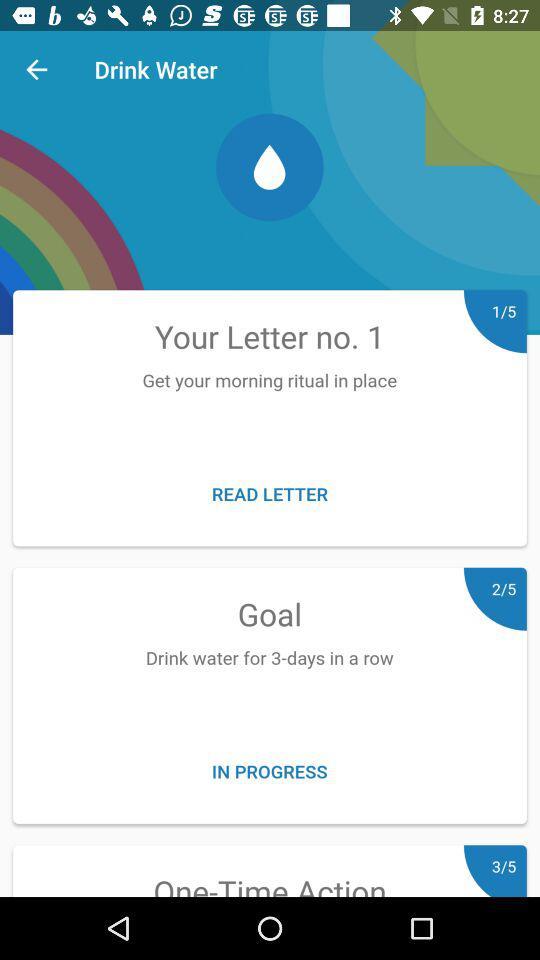 Image resolution: width=540 pixels, height=960 pixels. Describe the element at coordinates (269, 770) in the screenshot. I see `the item above the one-time action` at that location.